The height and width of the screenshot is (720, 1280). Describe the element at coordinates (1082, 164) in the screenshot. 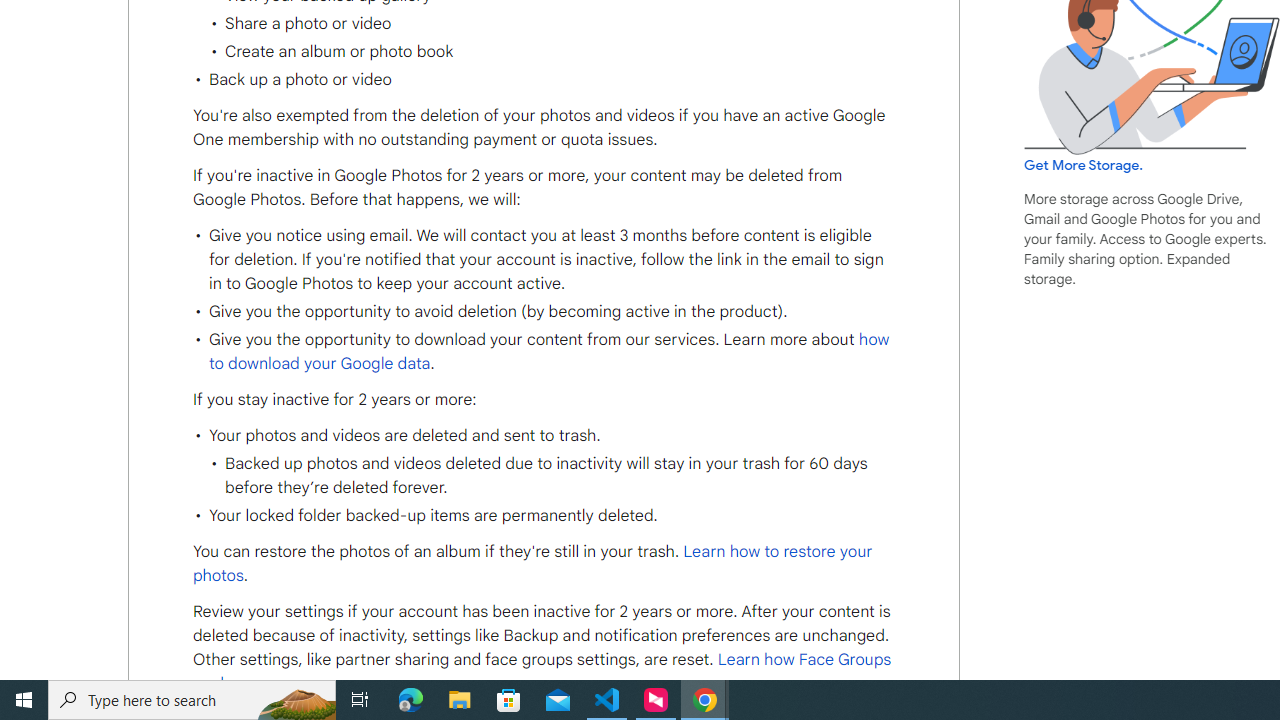

I see `'Get More Storage.'` at that location.